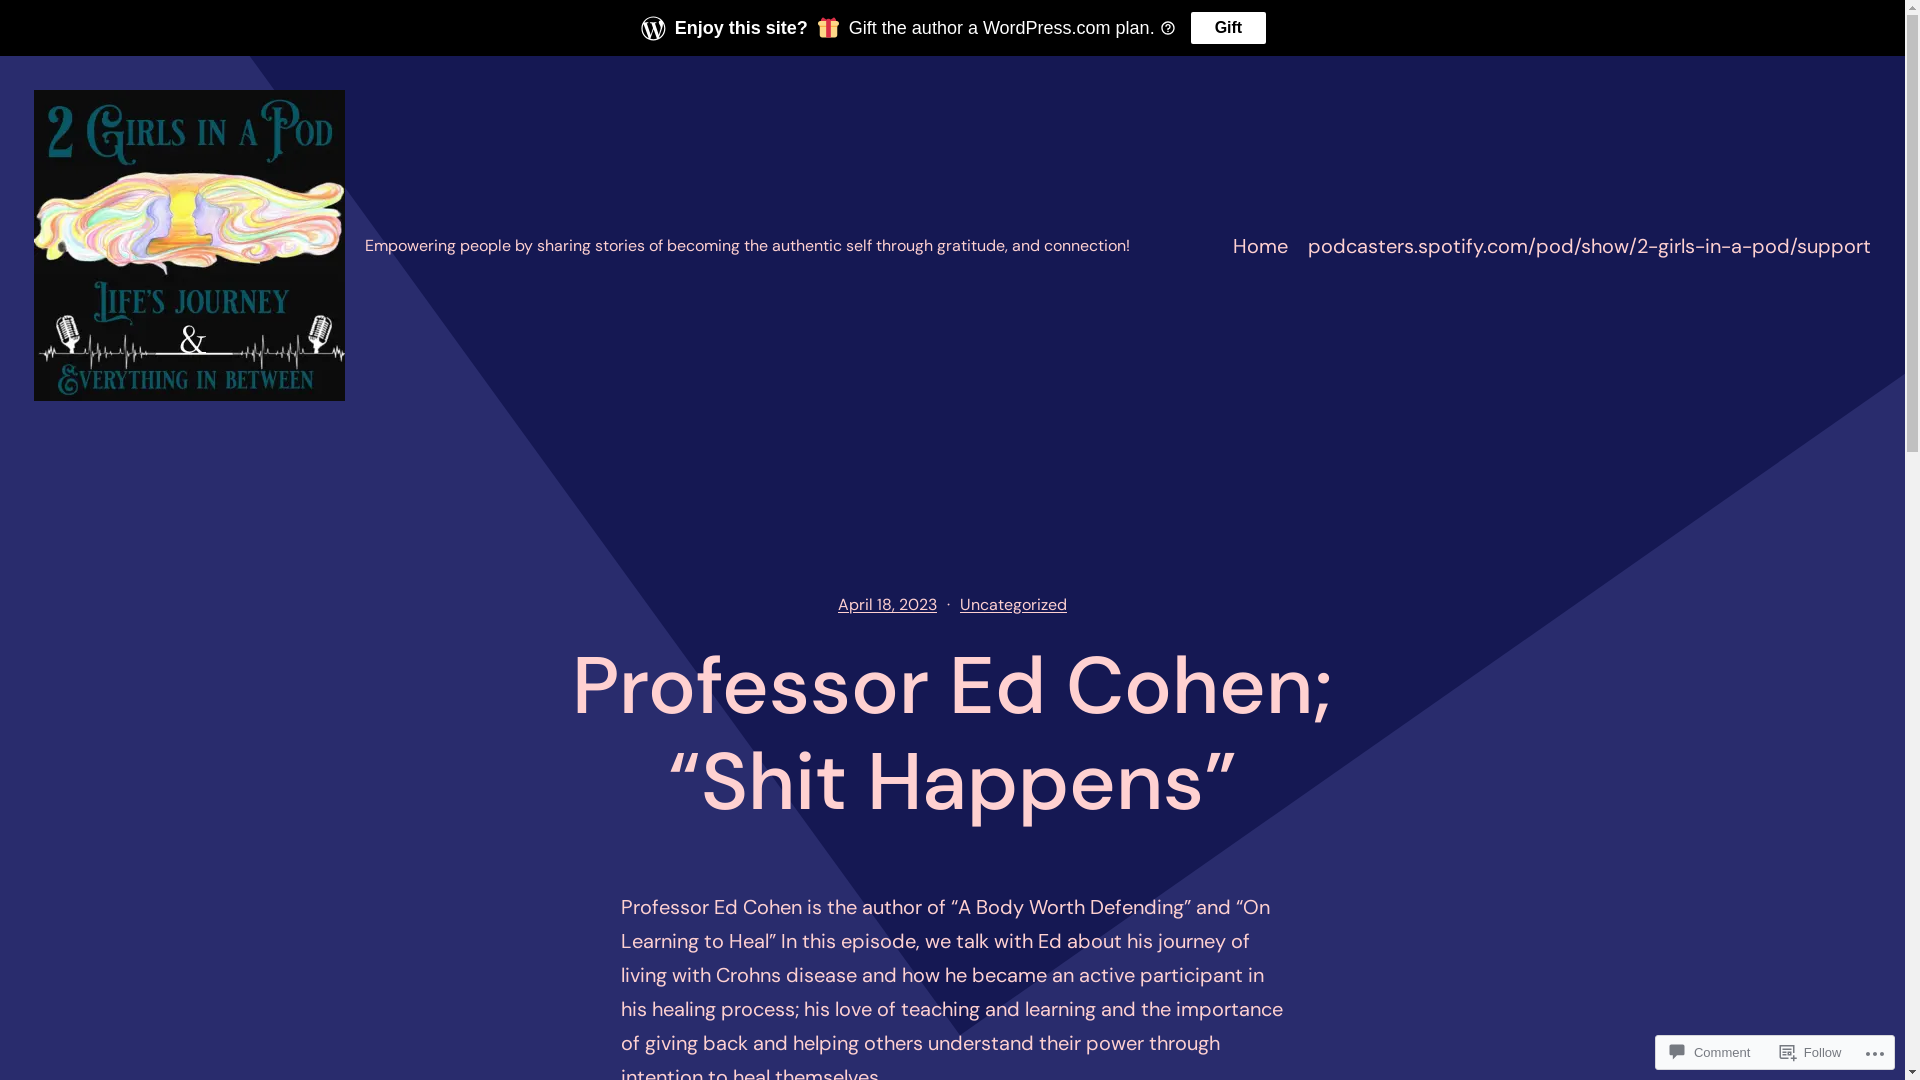 The height and width of the screenshot is (1080, 1920). Describe the element at coordinates (1708, 1051) in the screenshot. I see `'Comment'` at that location.